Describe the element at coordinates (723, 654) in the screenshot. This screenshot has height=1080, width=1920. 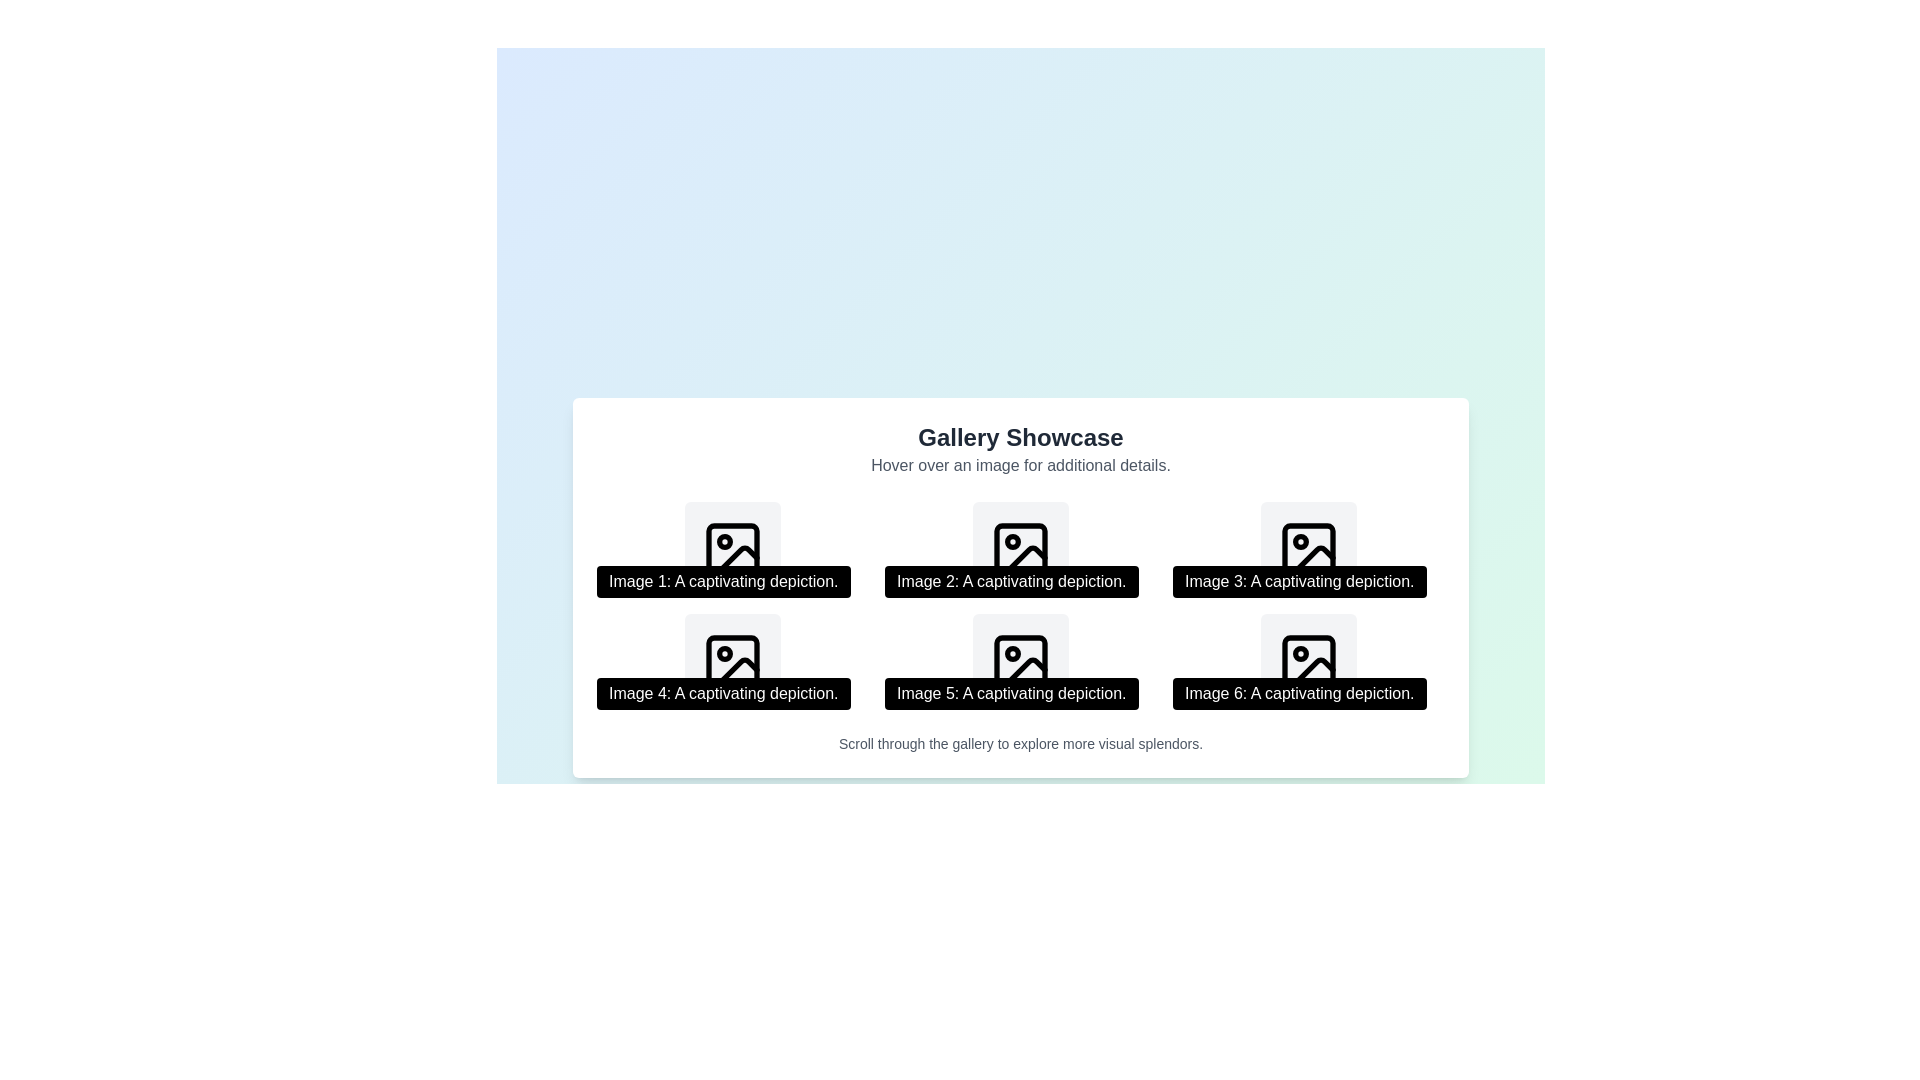
I see `the decorative circle within the fourth image icon in the second row of the gallery, which serves as a visual marker` at that location.